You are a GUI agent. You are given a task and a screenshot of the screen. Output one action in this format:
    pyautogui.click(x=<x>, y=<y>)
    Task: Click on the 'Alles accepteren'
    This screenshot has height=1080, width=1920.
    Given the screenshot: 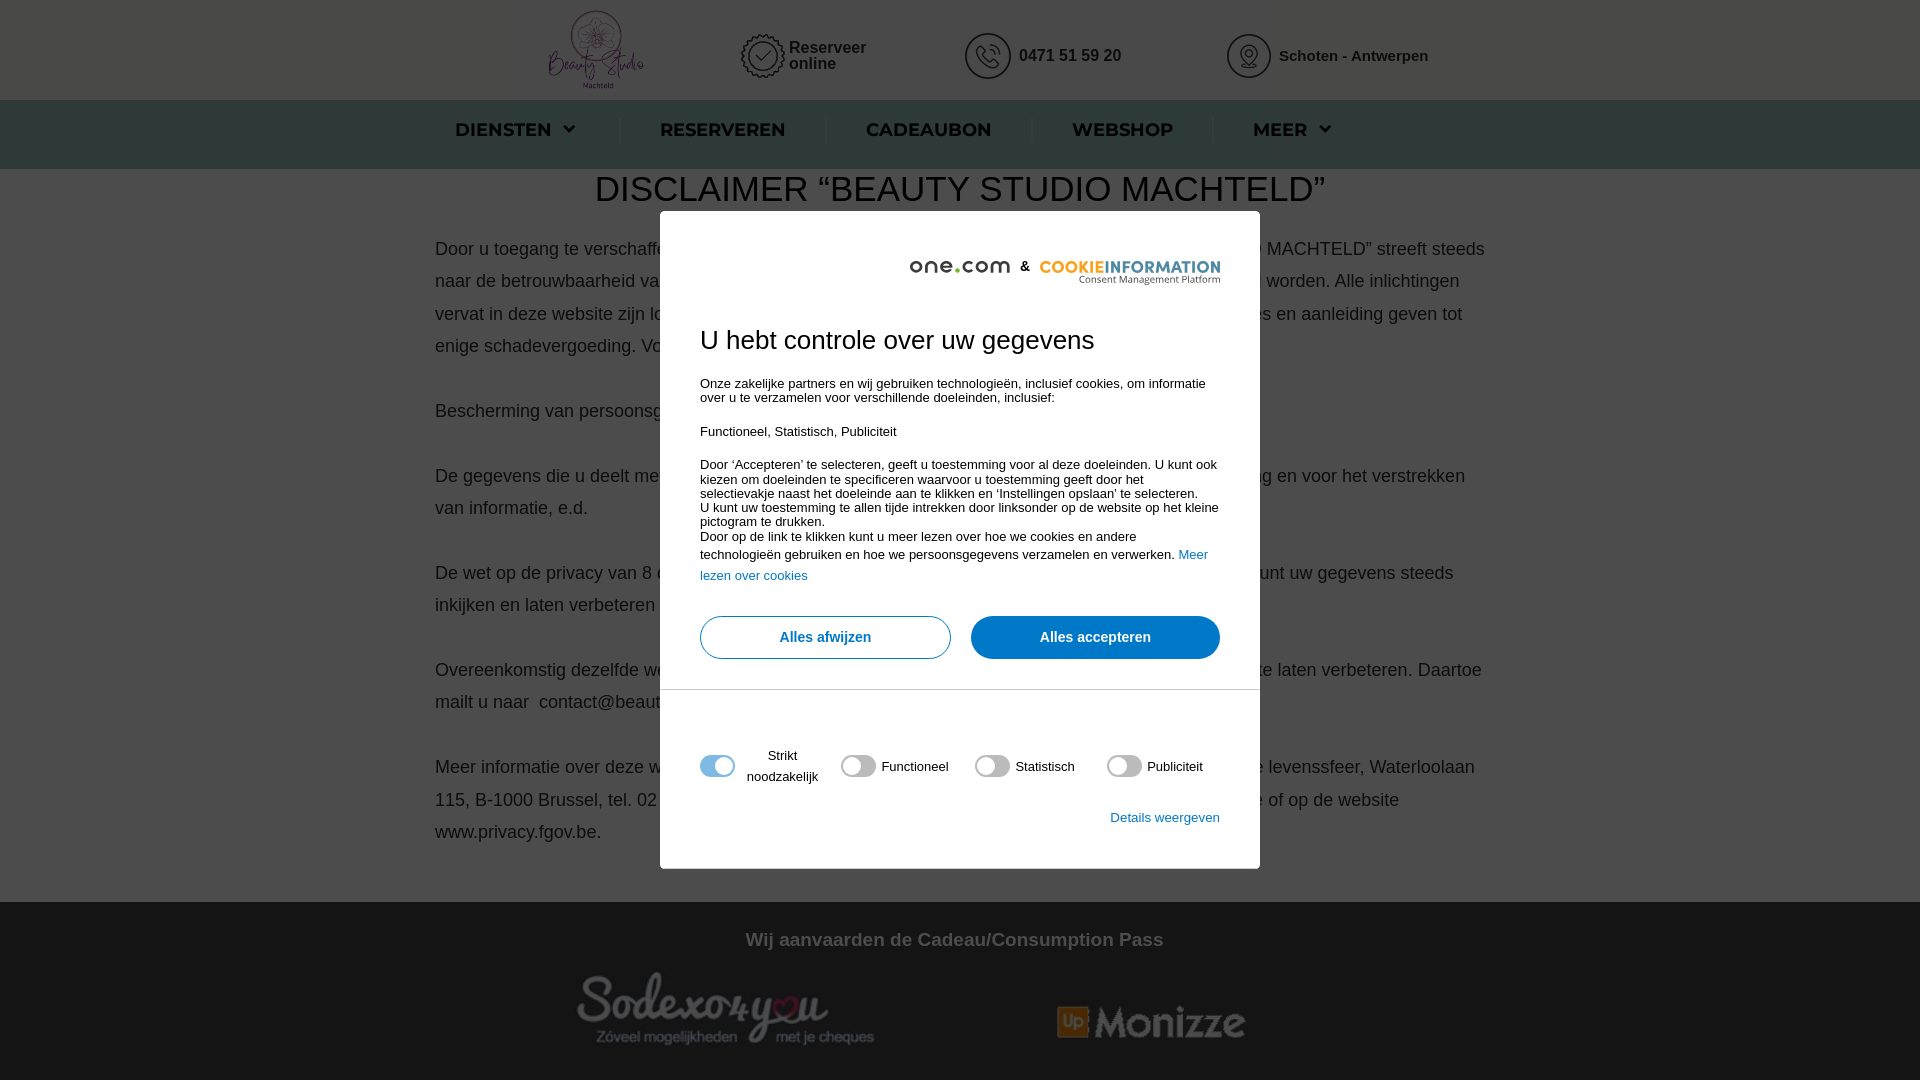 What is the action you would take?
    pyautogui.click(x=1094, y=637)
    